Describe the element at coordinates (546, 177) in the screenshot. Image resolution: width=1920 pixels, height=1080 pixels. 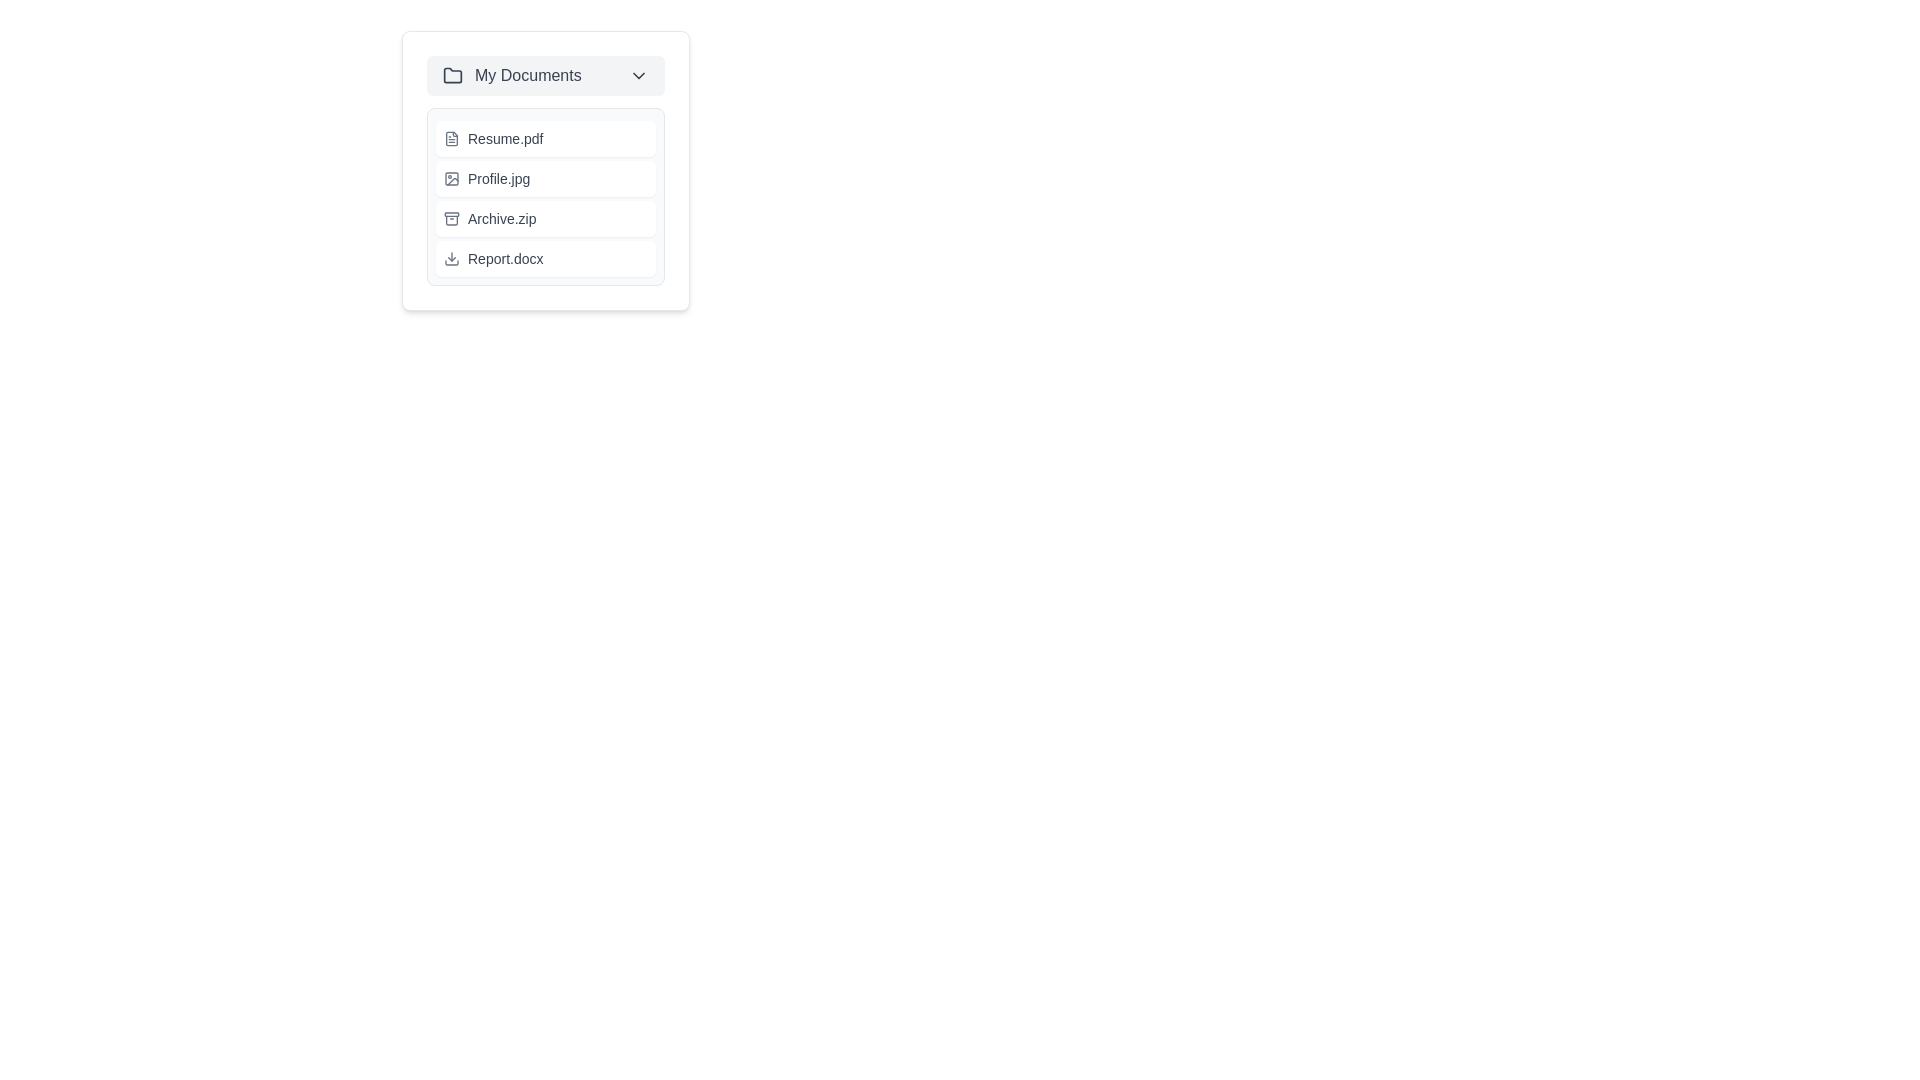
I see `the second file entry in the 'My Documents' list` at that location.